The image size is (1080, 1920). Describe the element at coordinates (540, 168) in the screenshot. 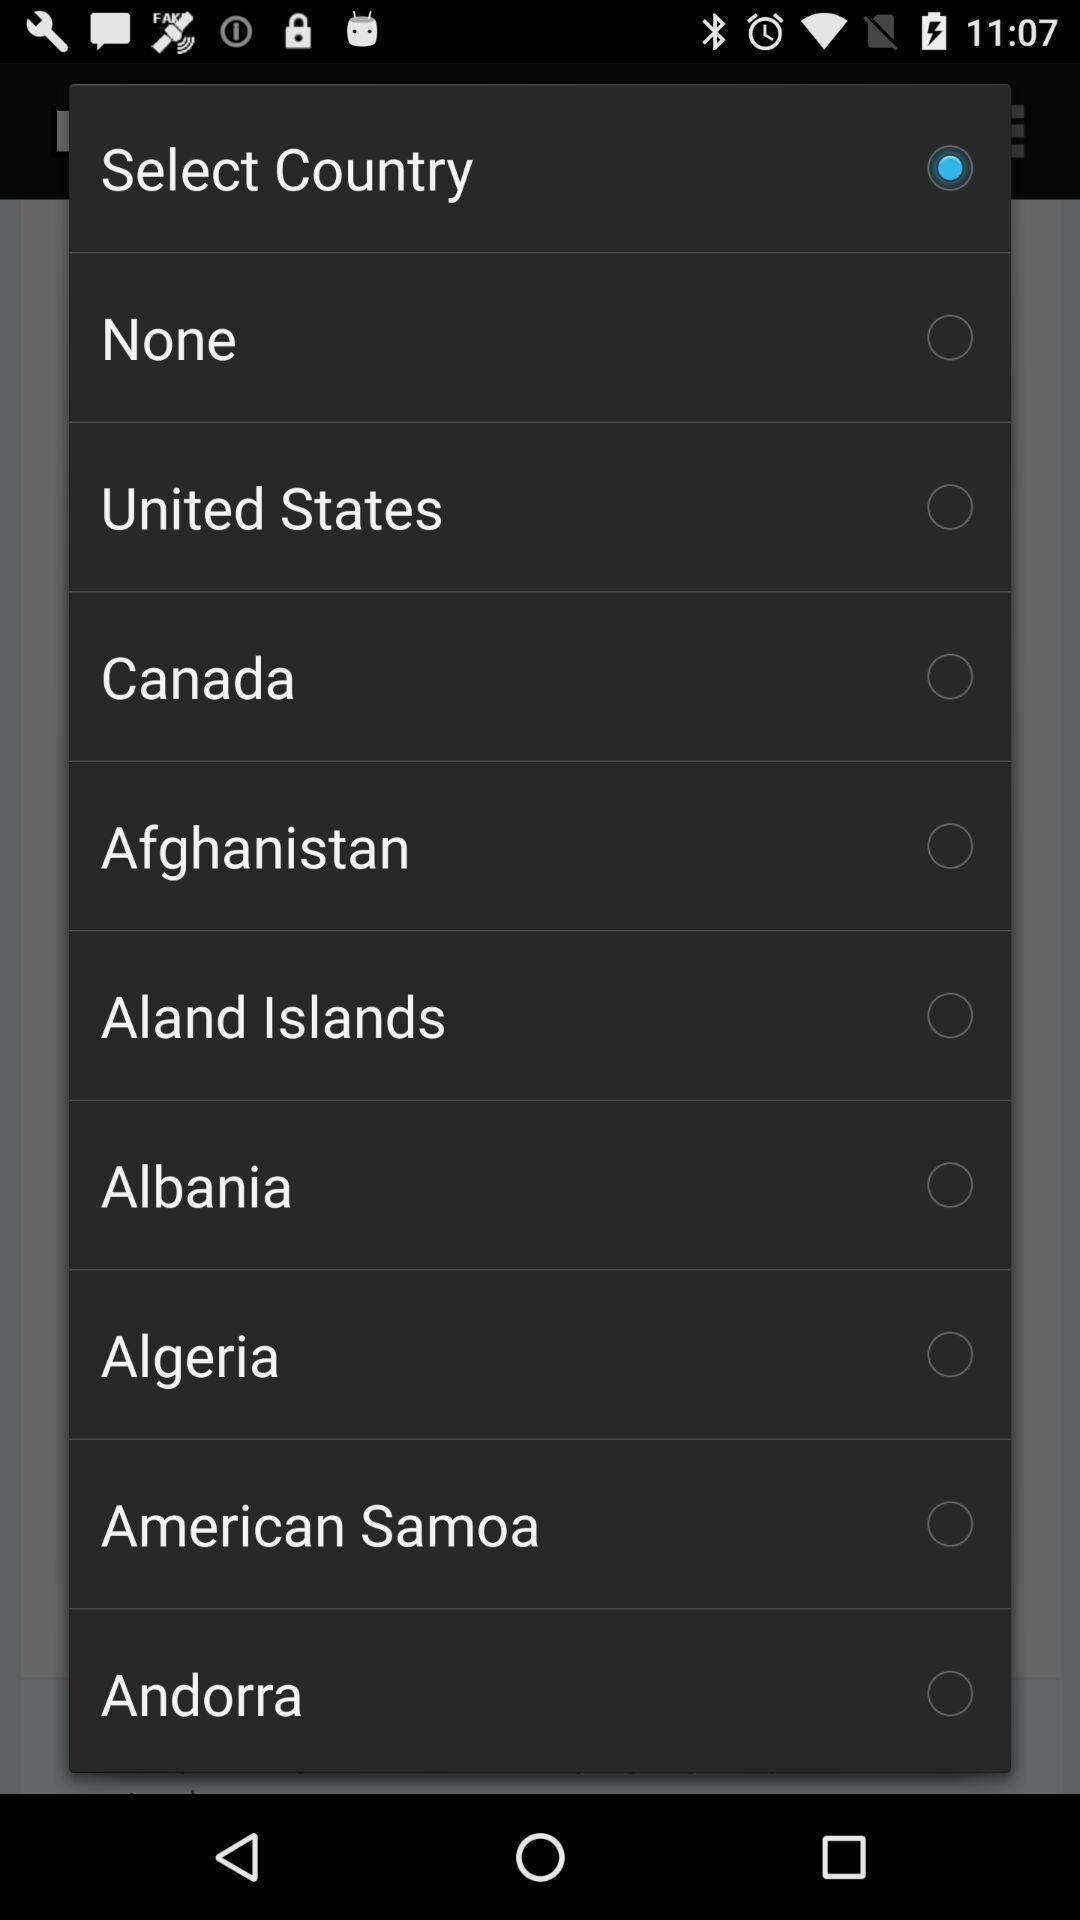

I see `the item above the none item` at that location.